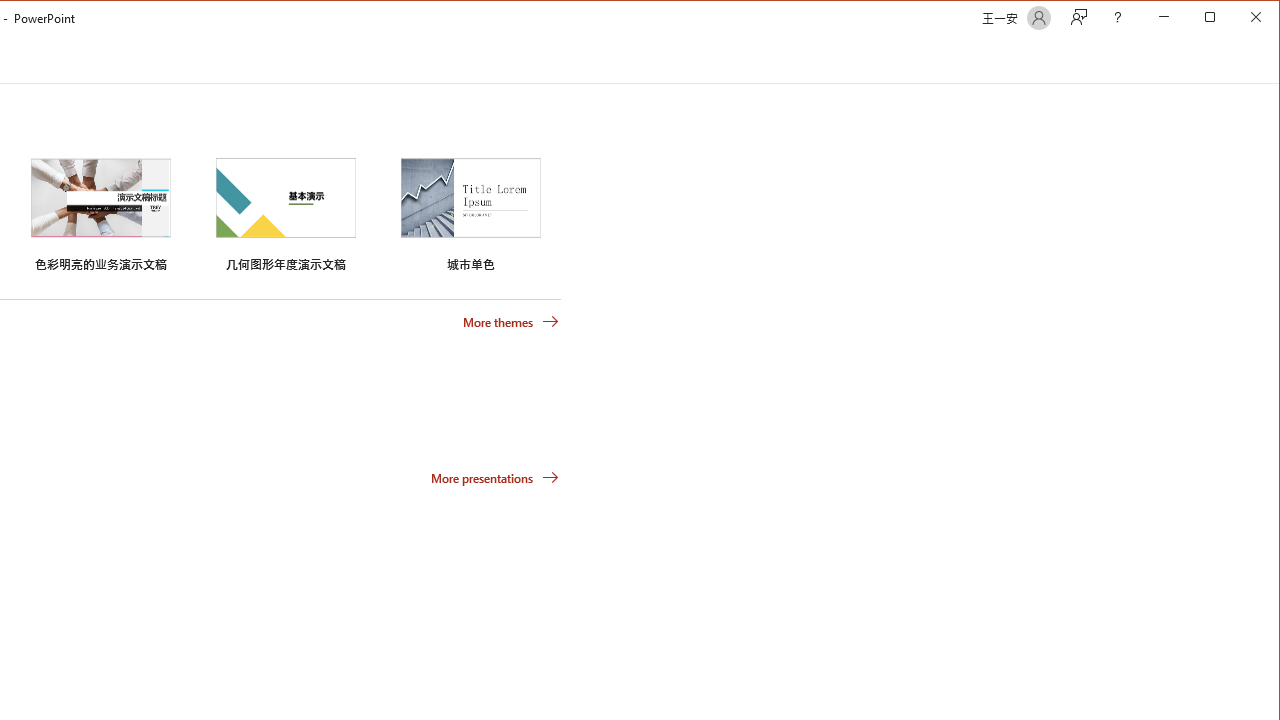 The width and height of the screenshot is (1280, 720). I want to click on 'Maximize', so click(1238, 19).